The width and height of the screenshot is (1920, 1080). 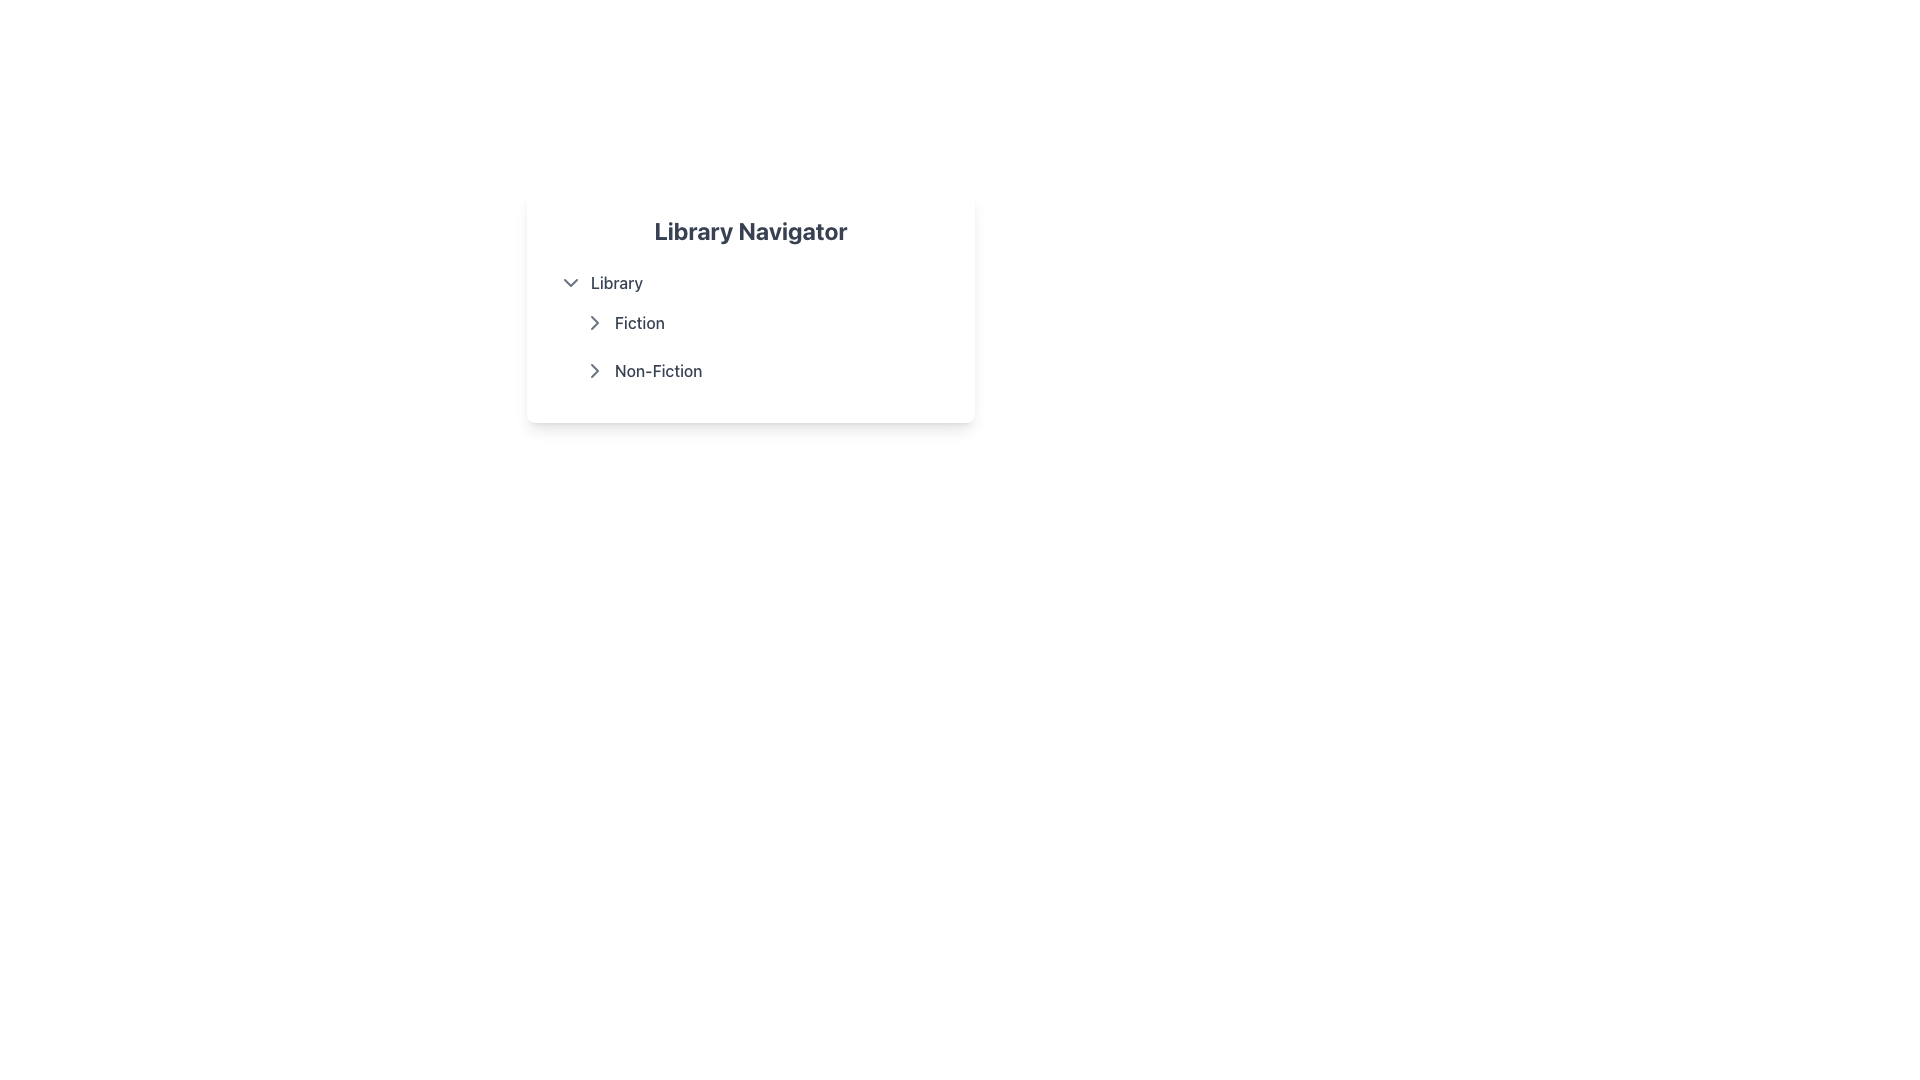 I want to click on the 'Fiction' menu item, which is the first selectable item in the vertical navigation layout, so click(x=749, y=322).